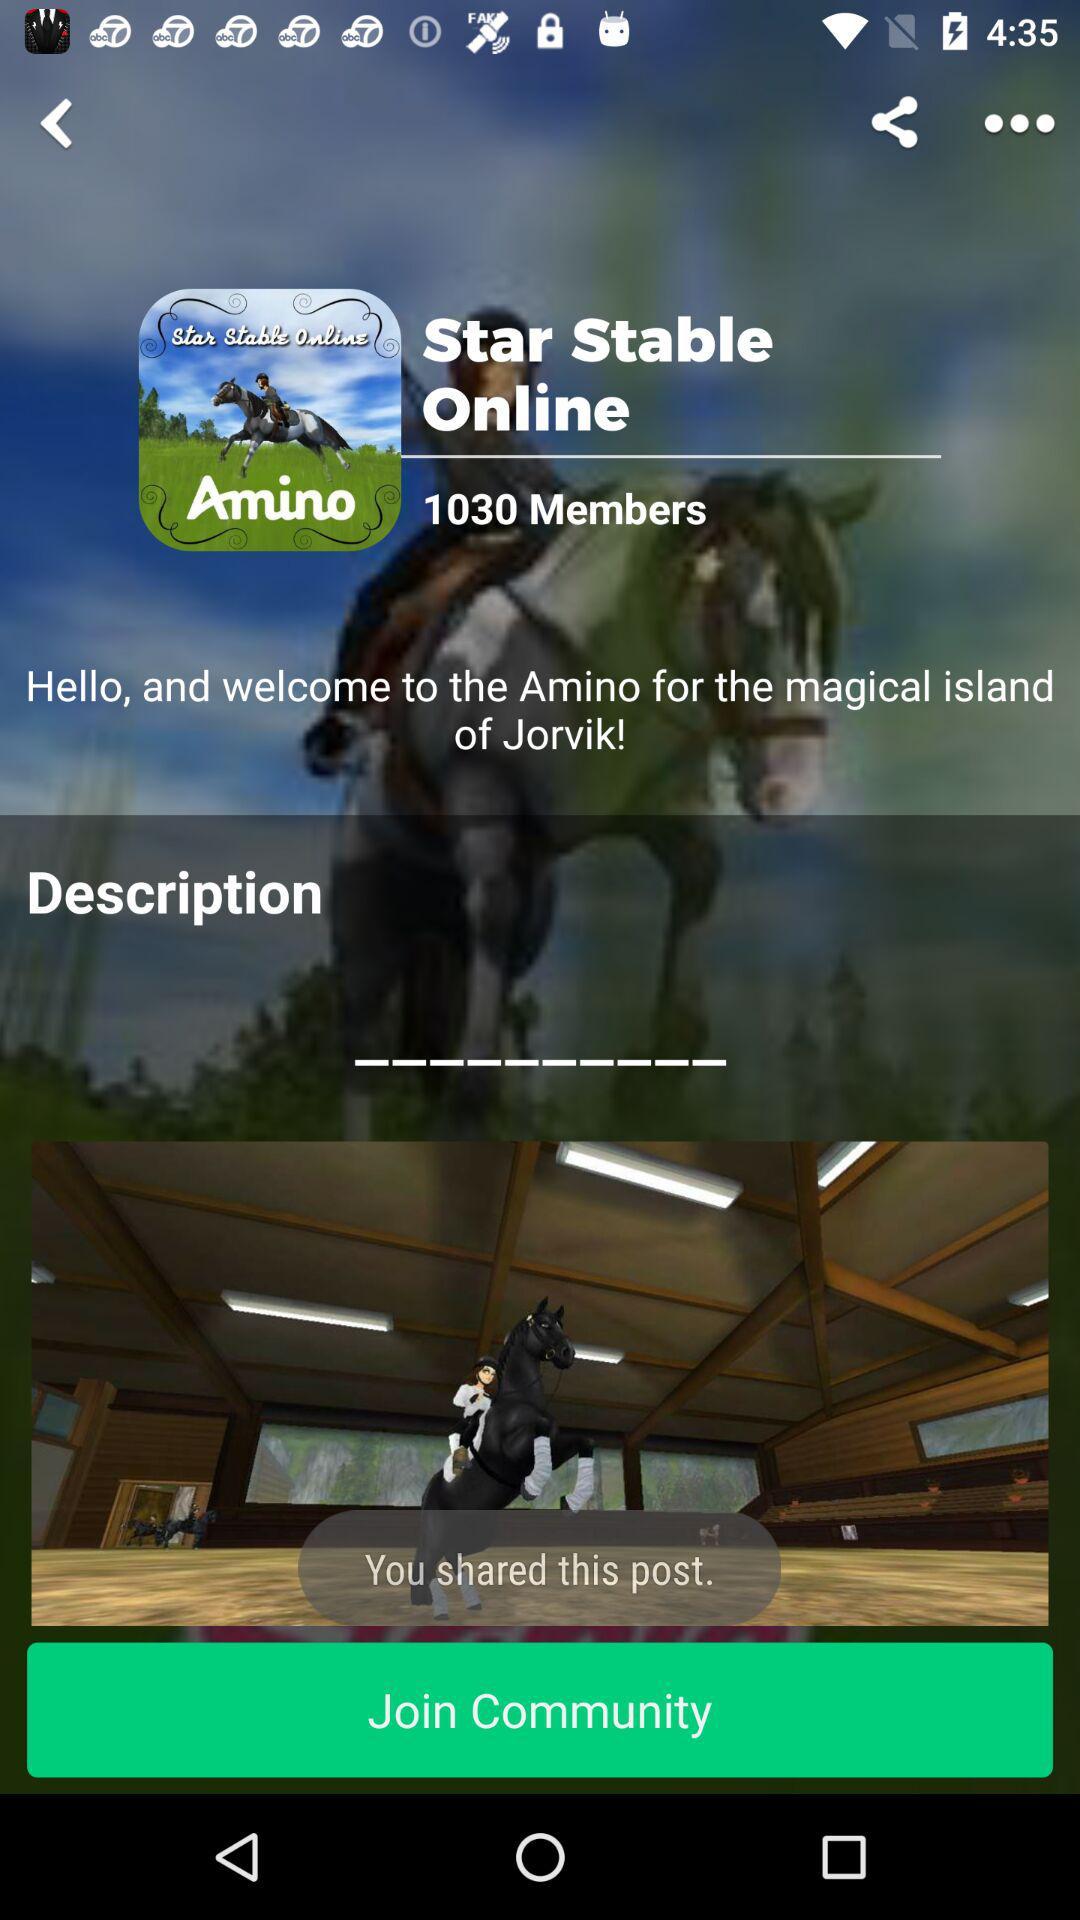  I want to click on the share icon, so click(897, 122).